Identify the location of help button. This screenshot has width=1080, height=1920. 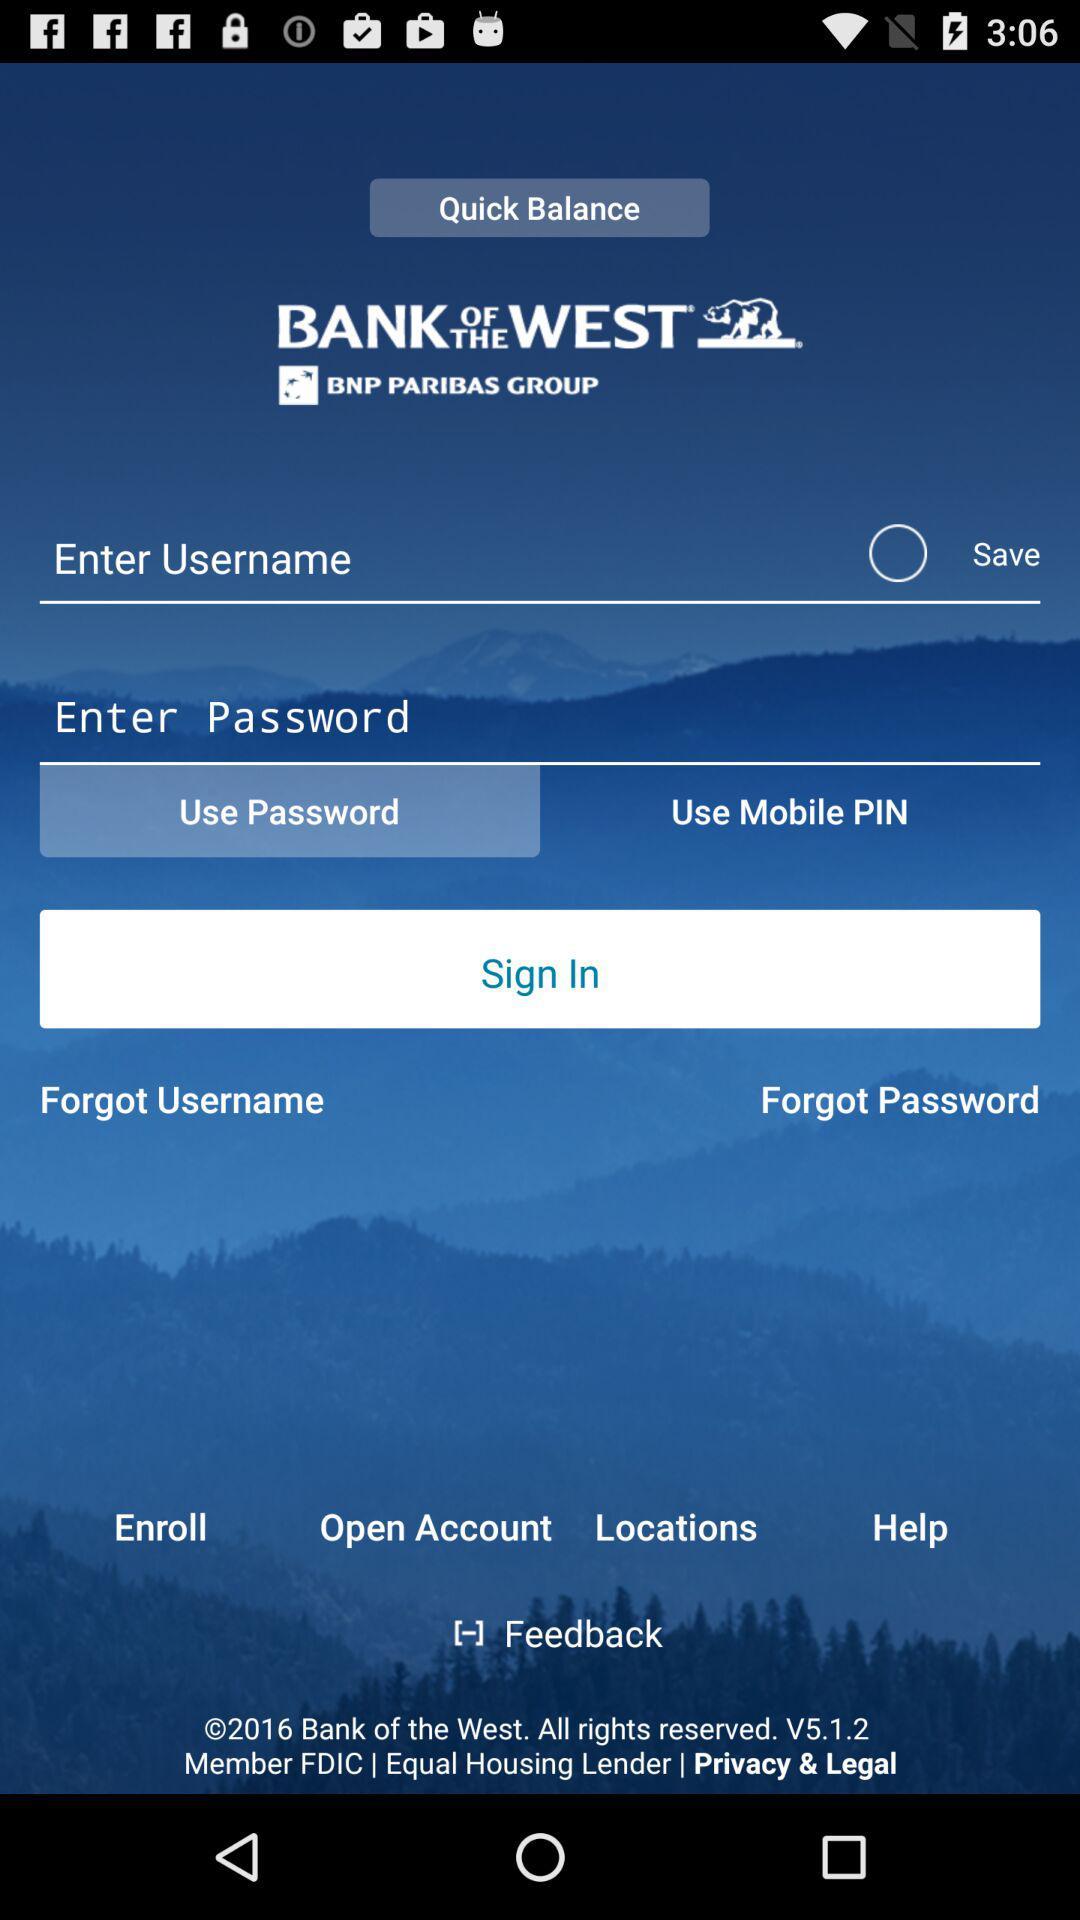
(955, 1525).